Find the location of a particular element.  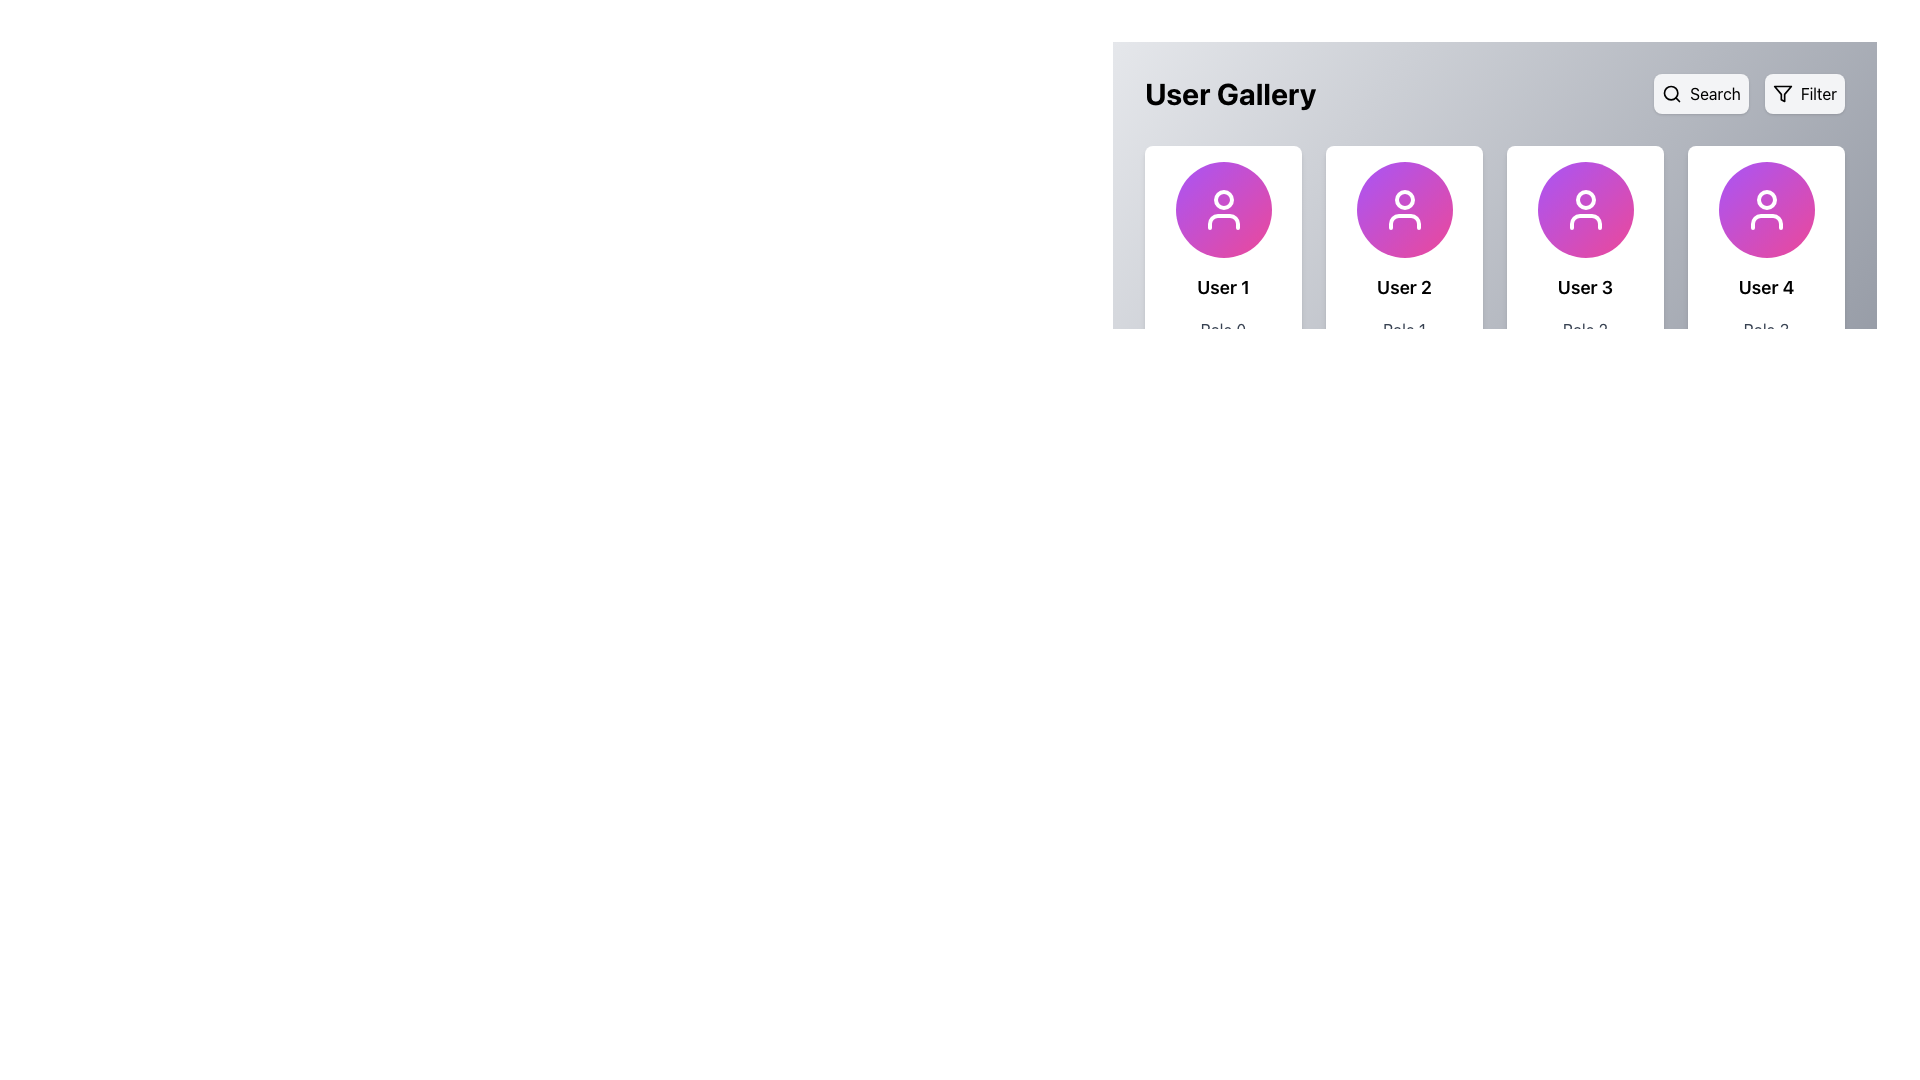

the second text label in the user profile card for 'User 1', which provides context about the user's role and is located beneath the 'User 1' label is located at coordinates (1222, 329).